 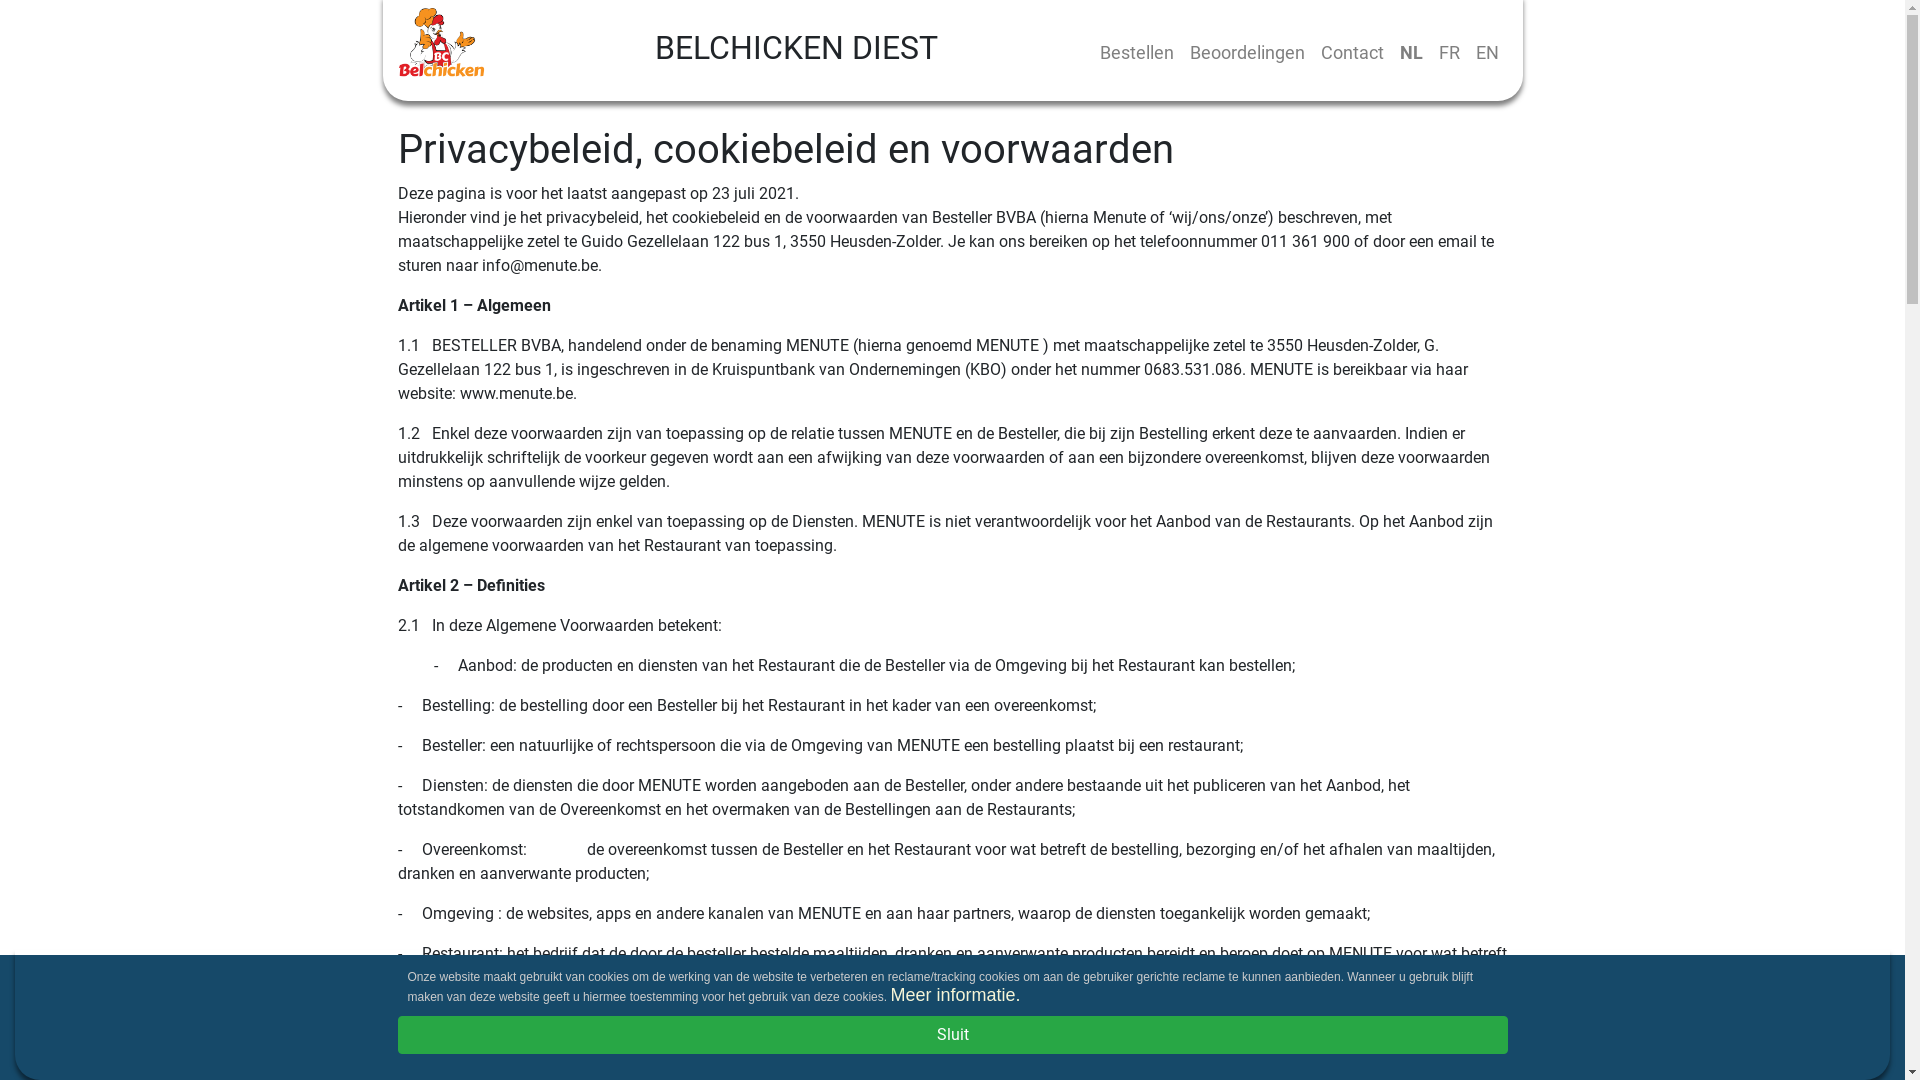 What do you see at coordinates (1487, 51) in the screenshot?
I see `'EN'` at bounding box center [1487, 51].